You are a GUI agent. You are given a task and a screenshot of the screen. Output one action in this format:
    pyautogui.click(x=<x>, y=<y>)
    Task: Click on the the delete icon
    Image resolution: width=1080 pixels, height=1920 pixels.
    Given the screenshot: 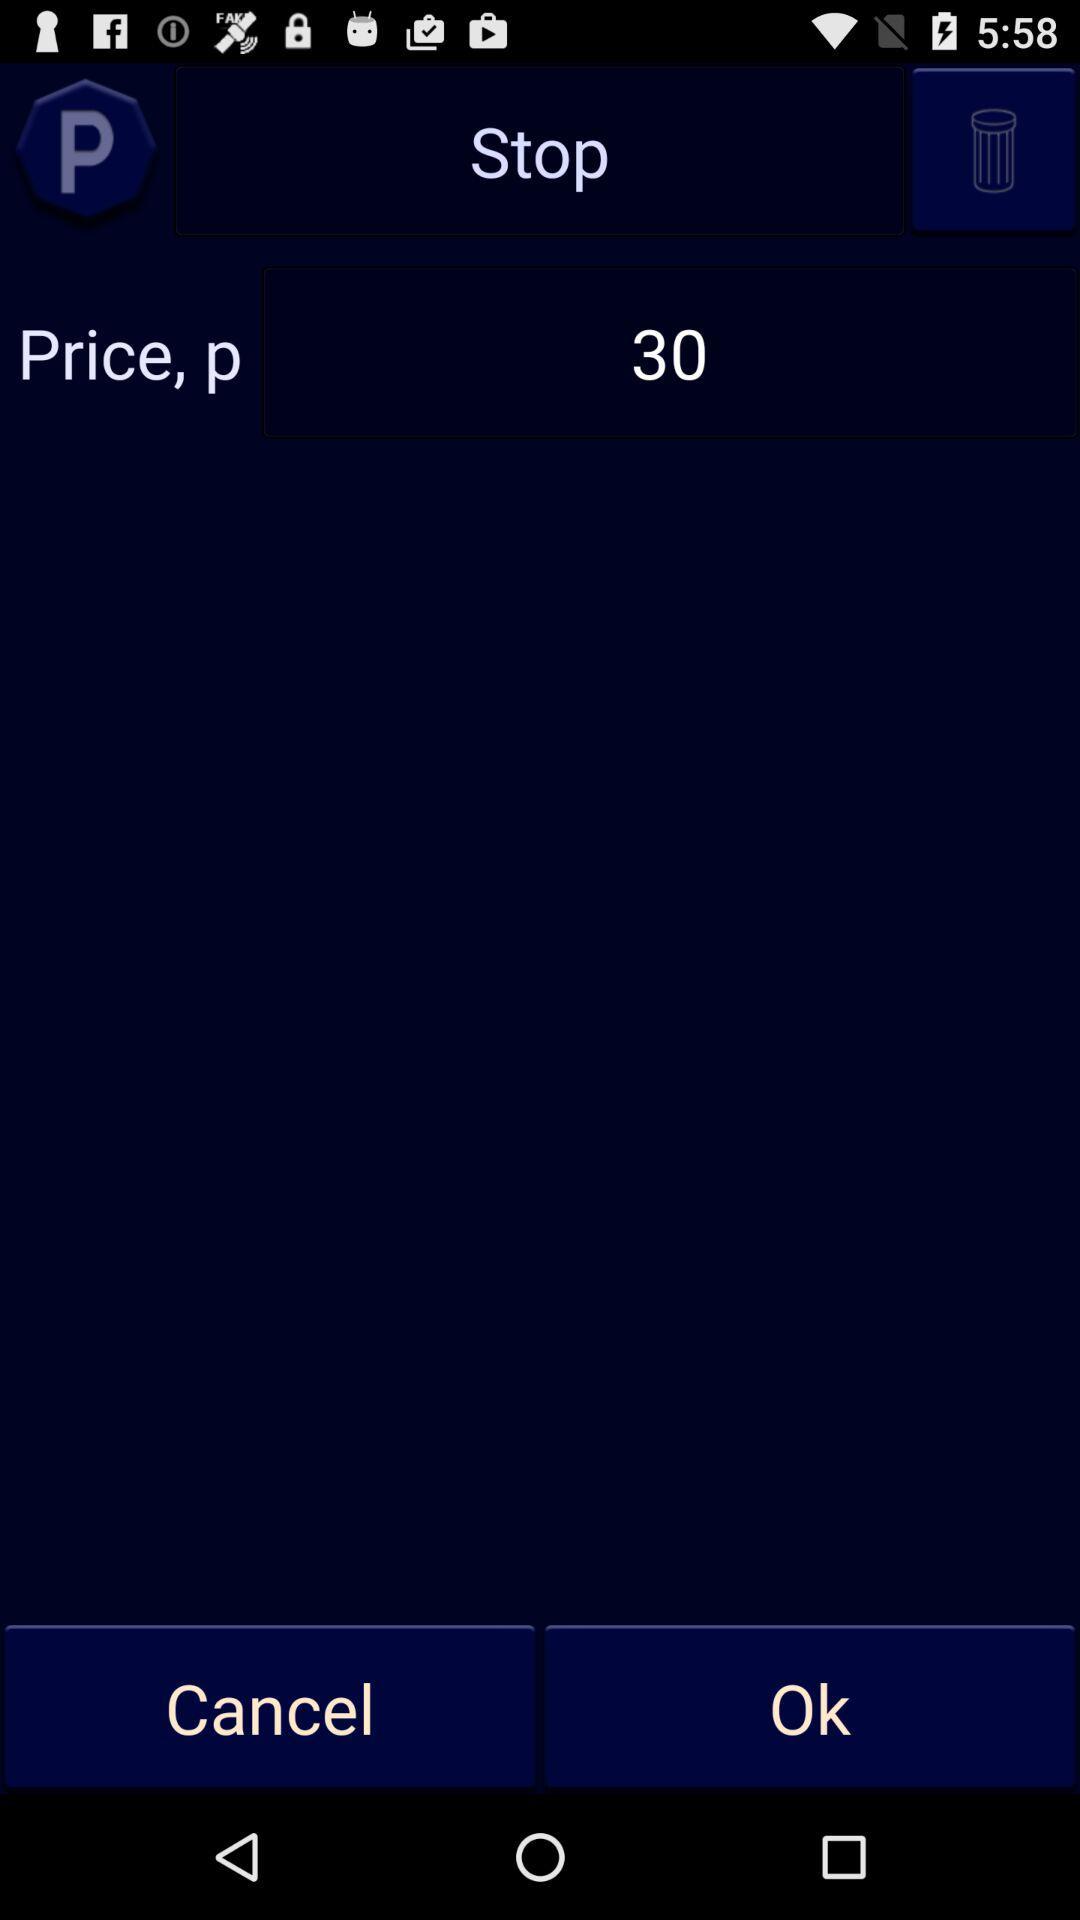 What is the action you would take?
    pyautogui.click(x=993, y=161)
    